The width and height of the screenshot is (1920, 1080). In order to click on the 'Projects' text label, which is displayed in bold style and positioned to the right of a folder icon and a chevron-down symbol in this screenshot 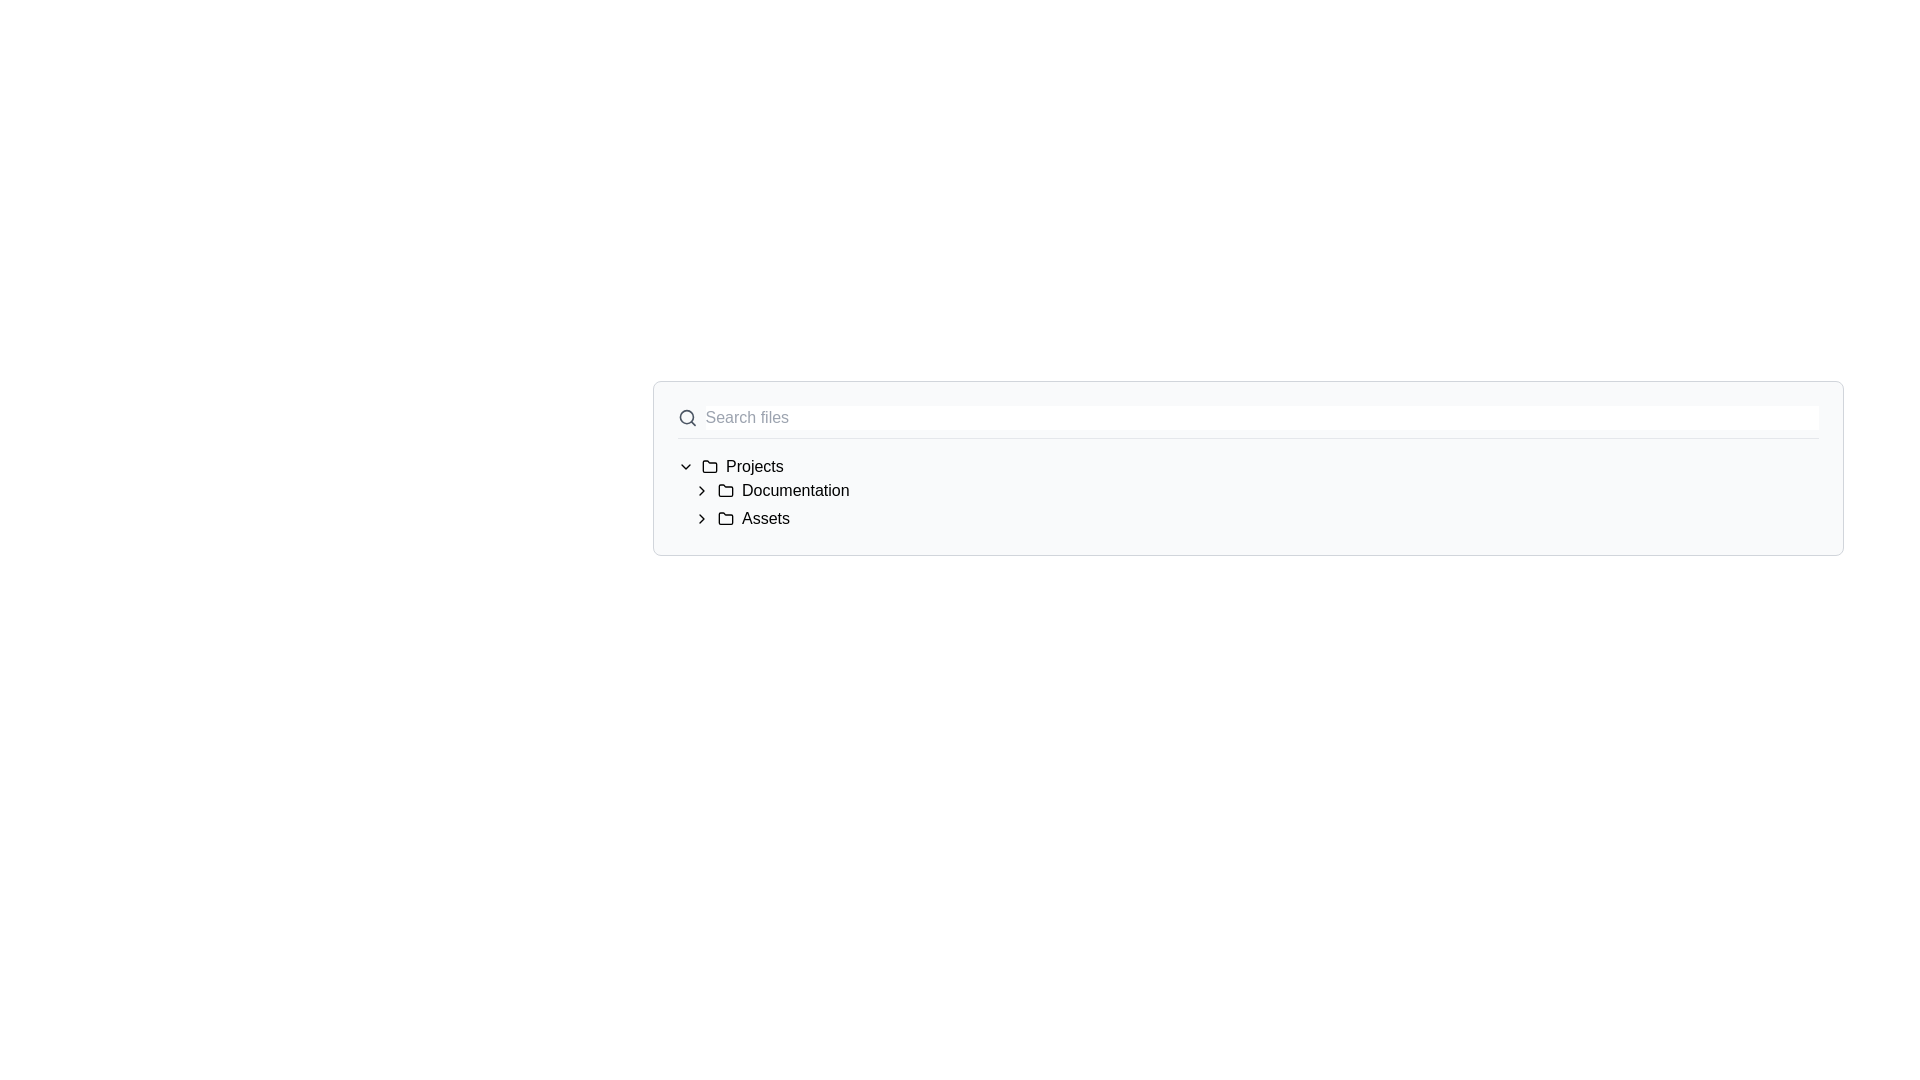, I will do `click(753, 466)`.